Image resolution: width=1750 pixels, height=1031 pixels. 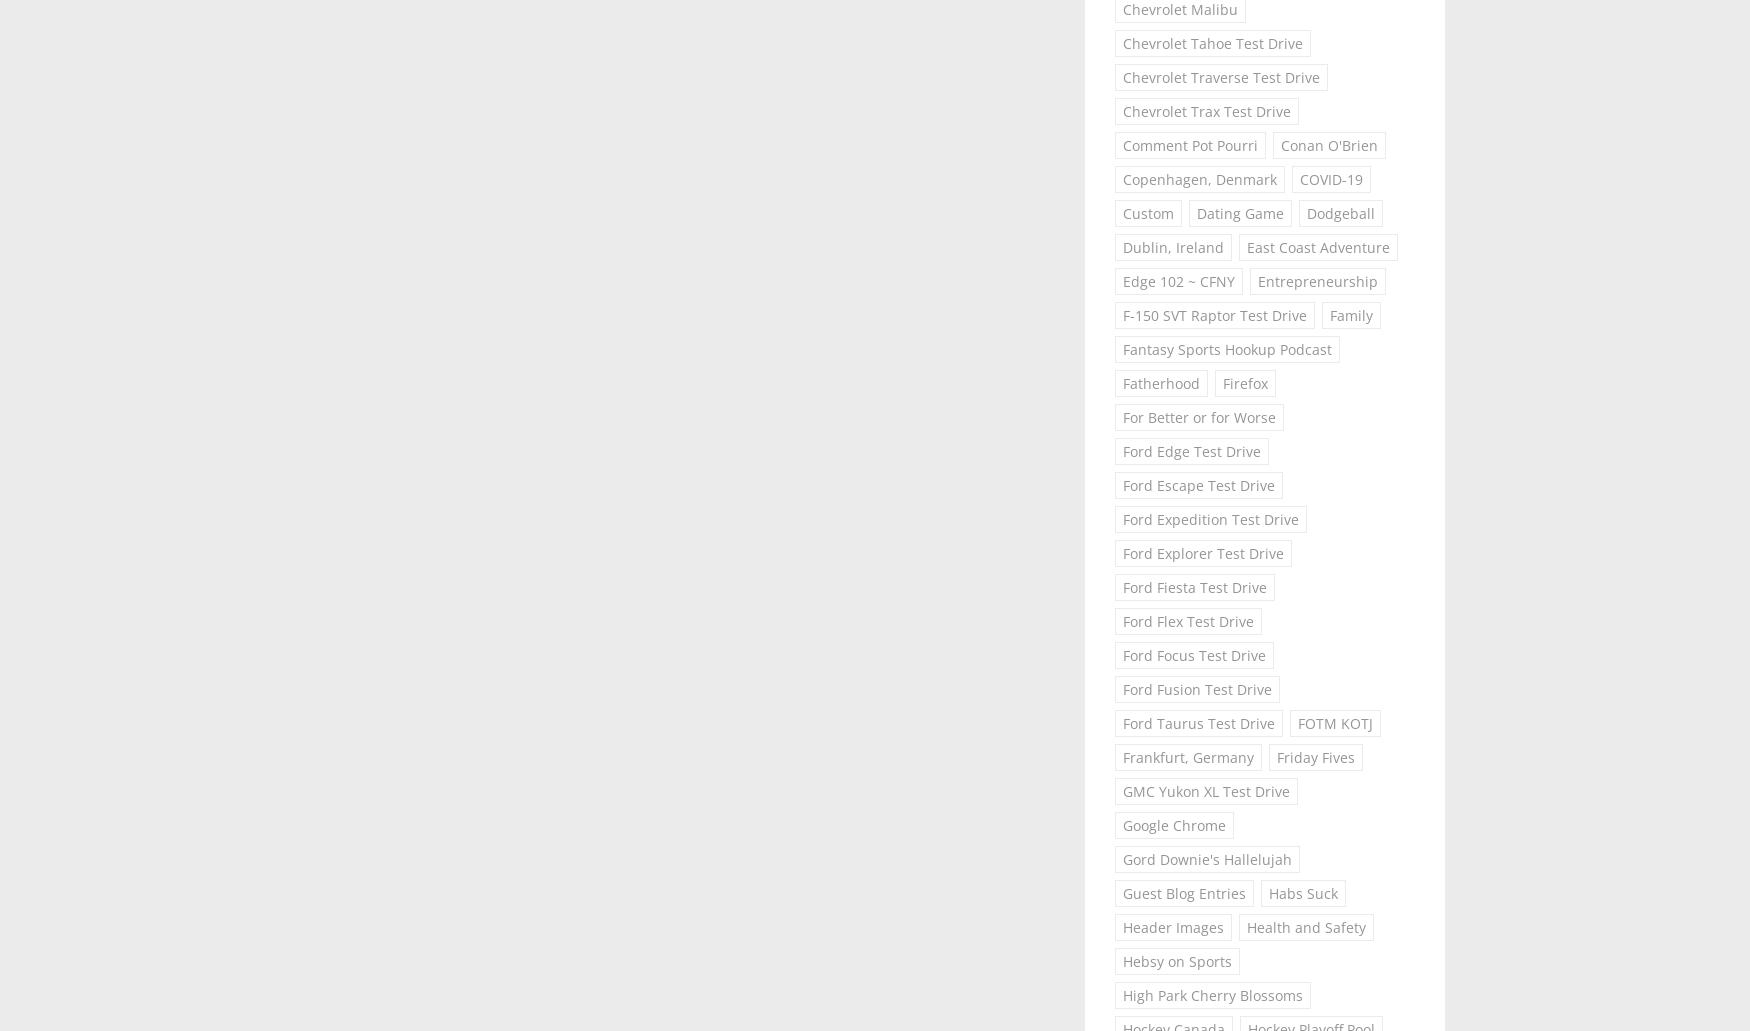 I want to click on 'Copenhagen, Denmark', so click(x=1199, y=177).